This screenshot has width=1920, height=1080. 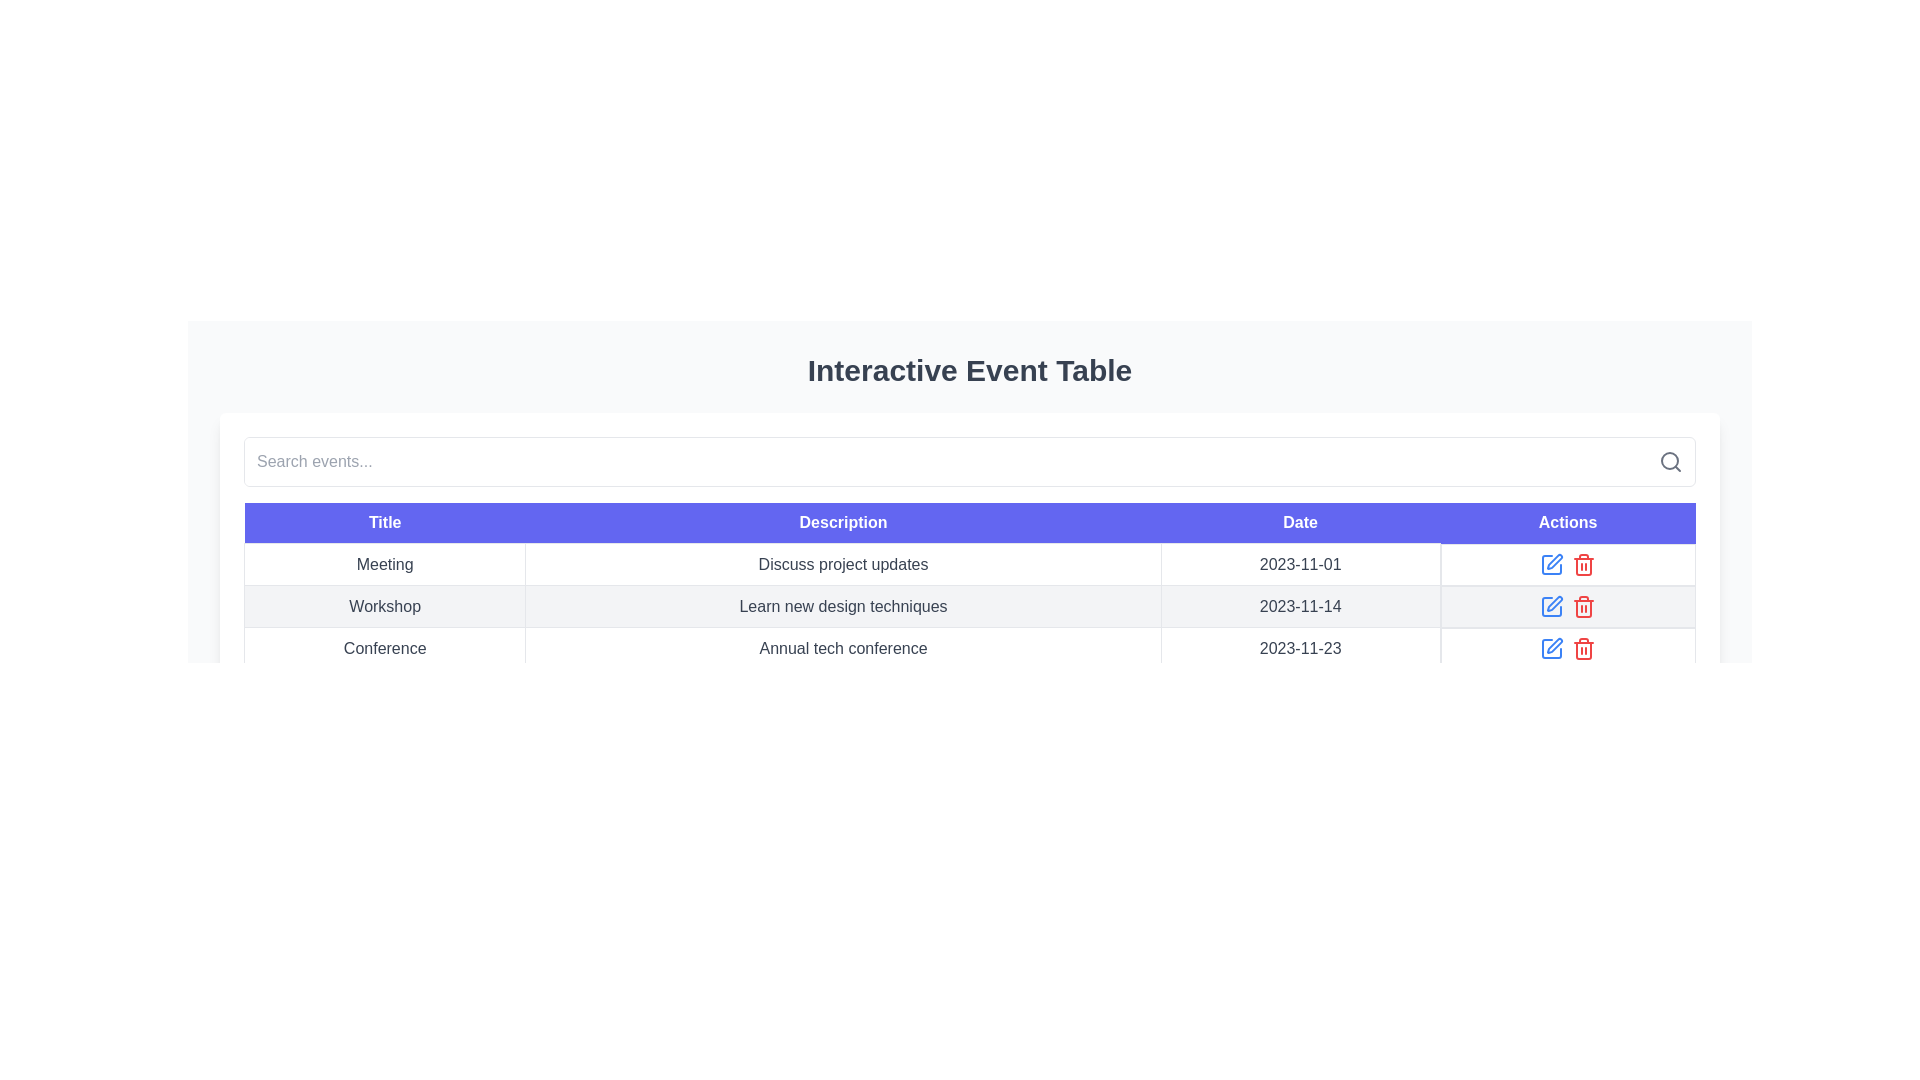 What do you see at coordinates (843, 522) in the screenshot?
I see `the second column header in the table to sort the data in the corresponding column, which contains descriptions of various items or events` at bounding box center [843, 522].